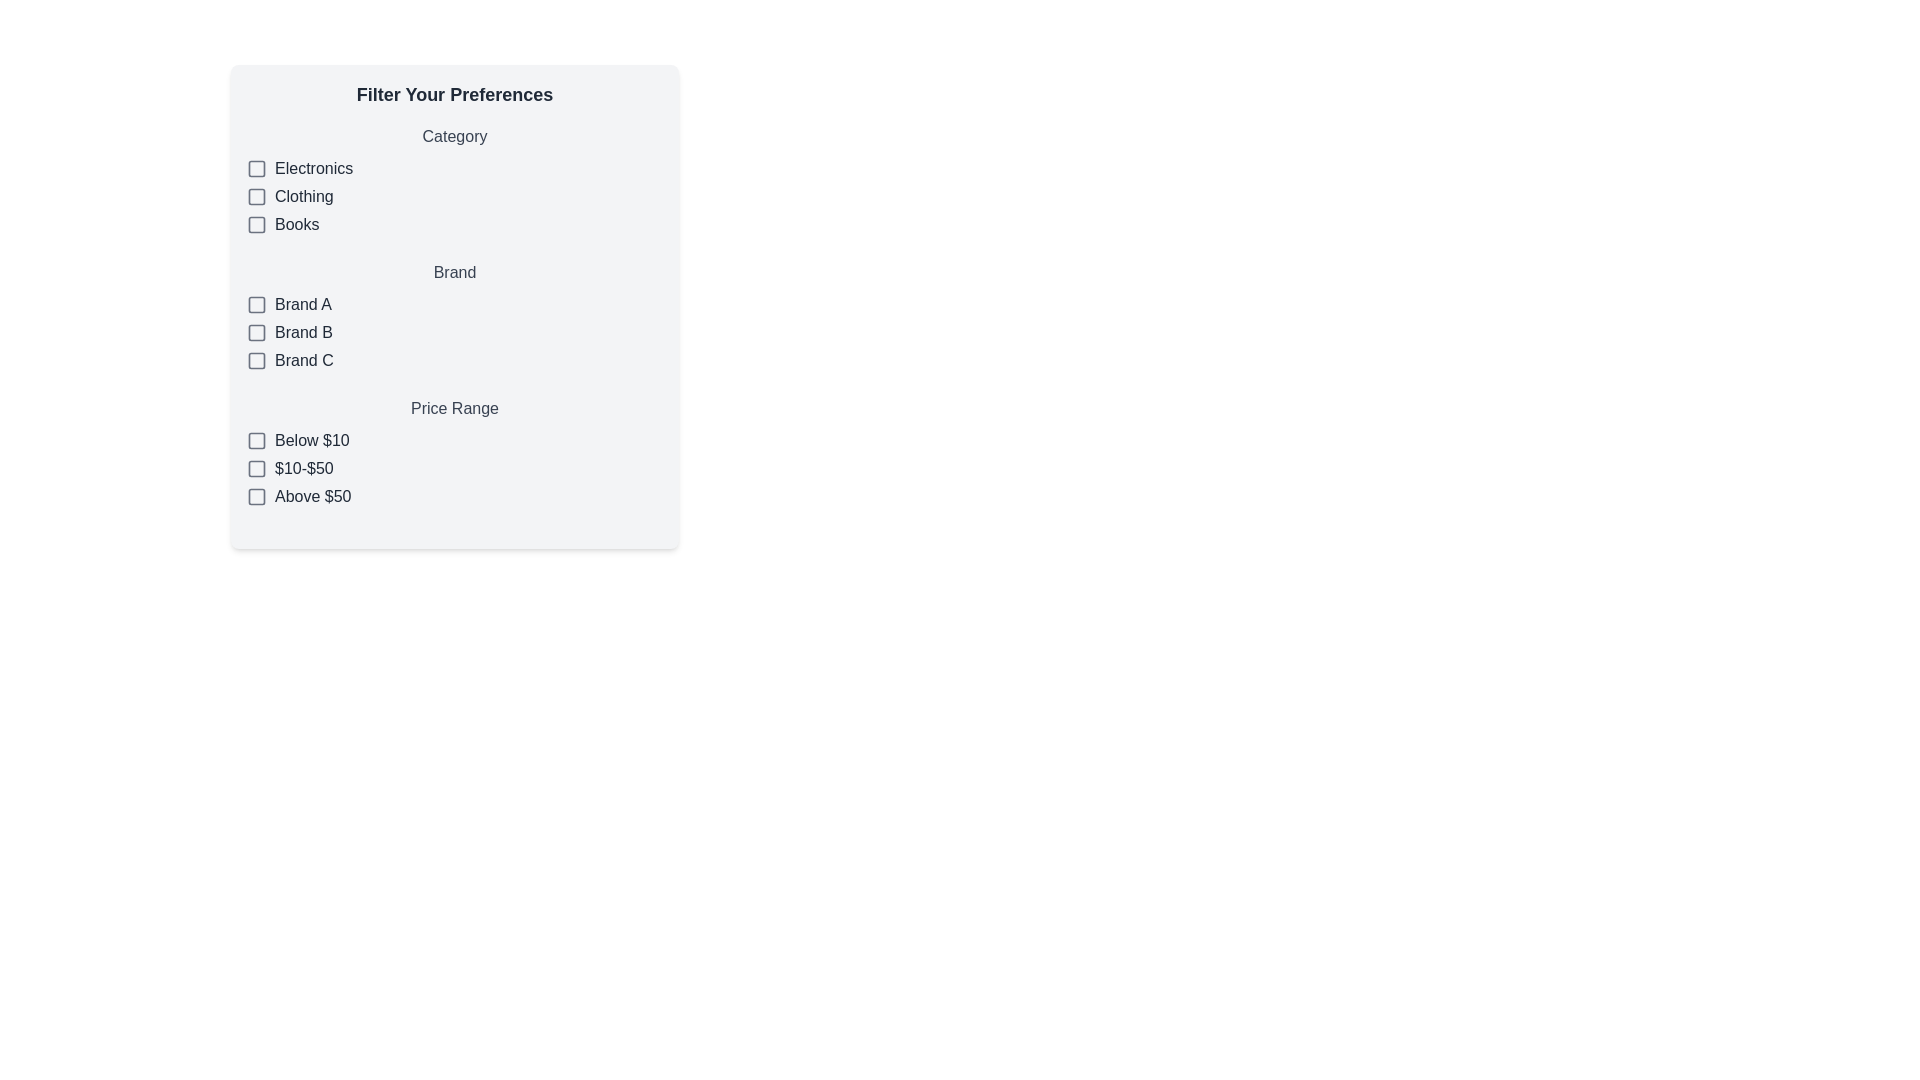  Describe the element at coordinates (313, 168) in the screenshot. I see `the 'Electronics' category text label, which is aligned to the right of a checkbox in the filter sidebar` at that location.